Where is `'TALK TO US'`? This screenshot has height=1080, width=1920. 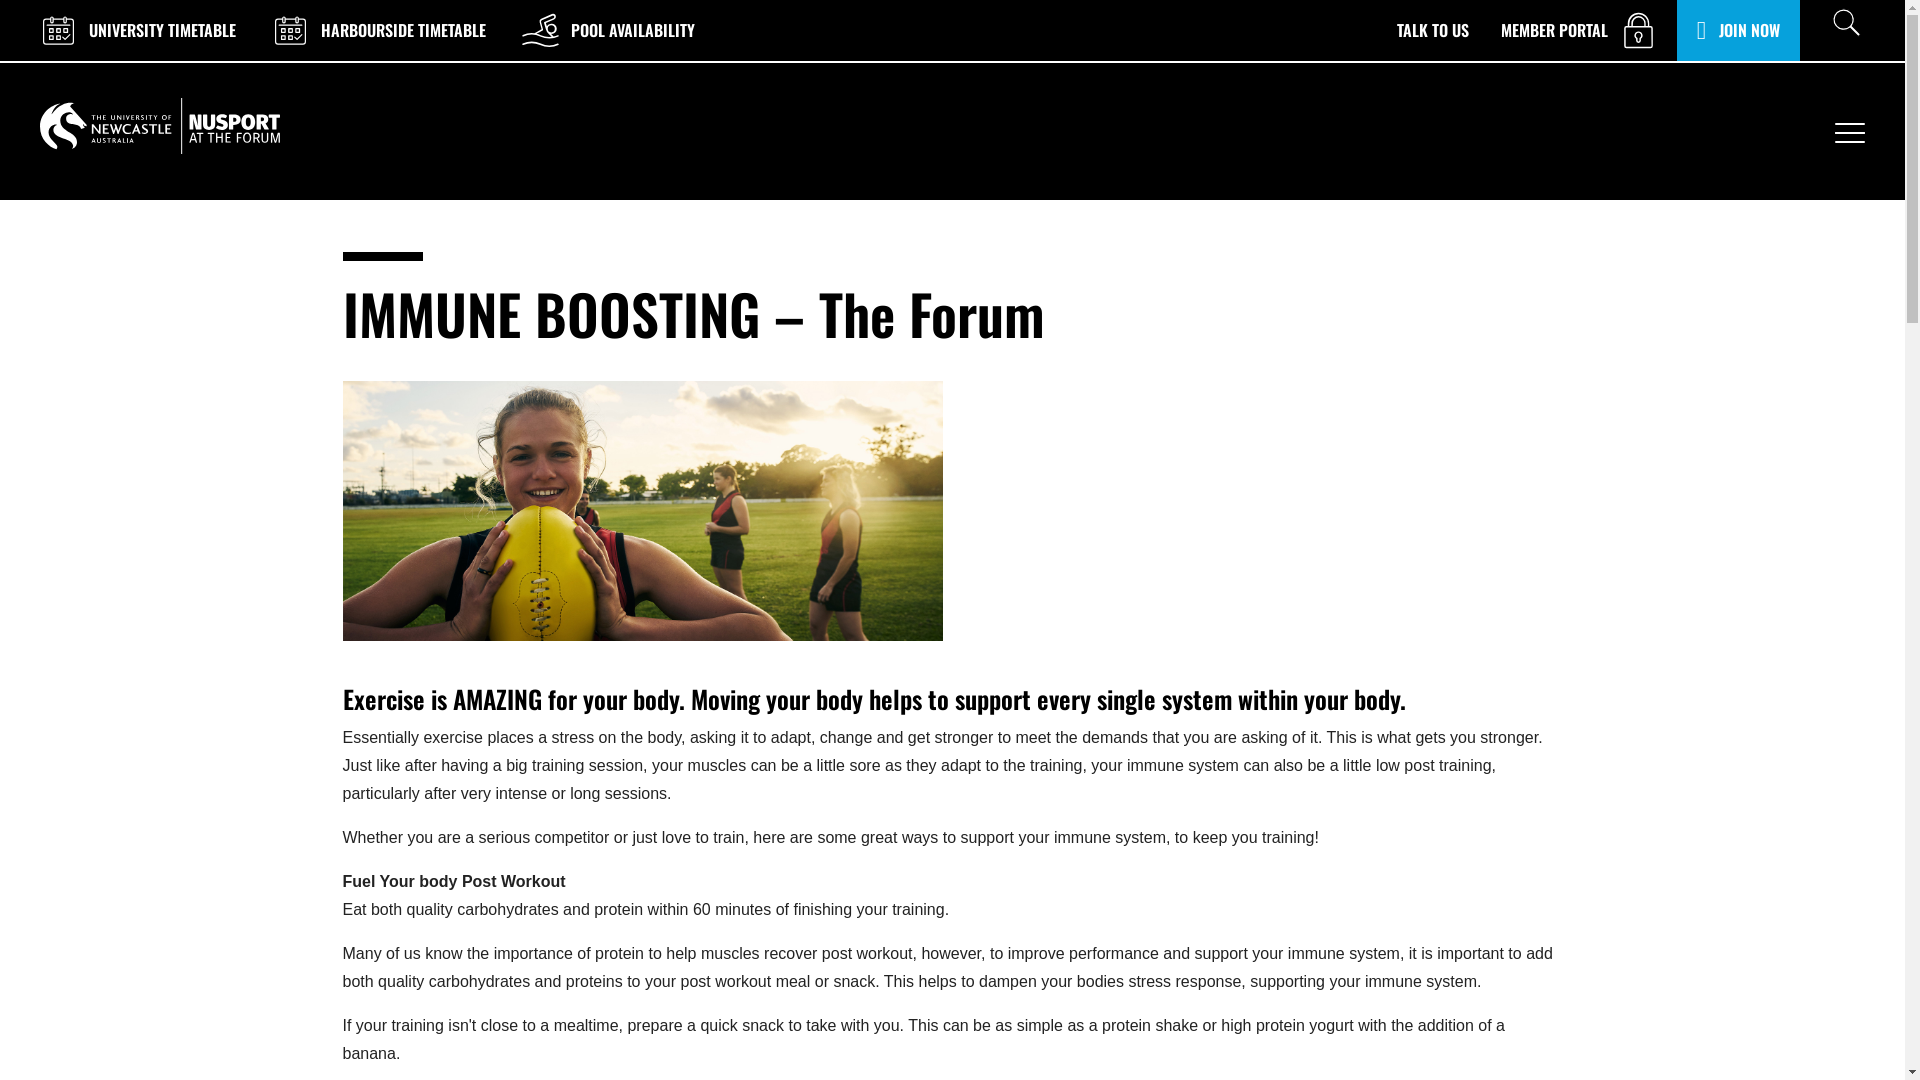
'TALK TO US' is located at coordinates (1395, 30).